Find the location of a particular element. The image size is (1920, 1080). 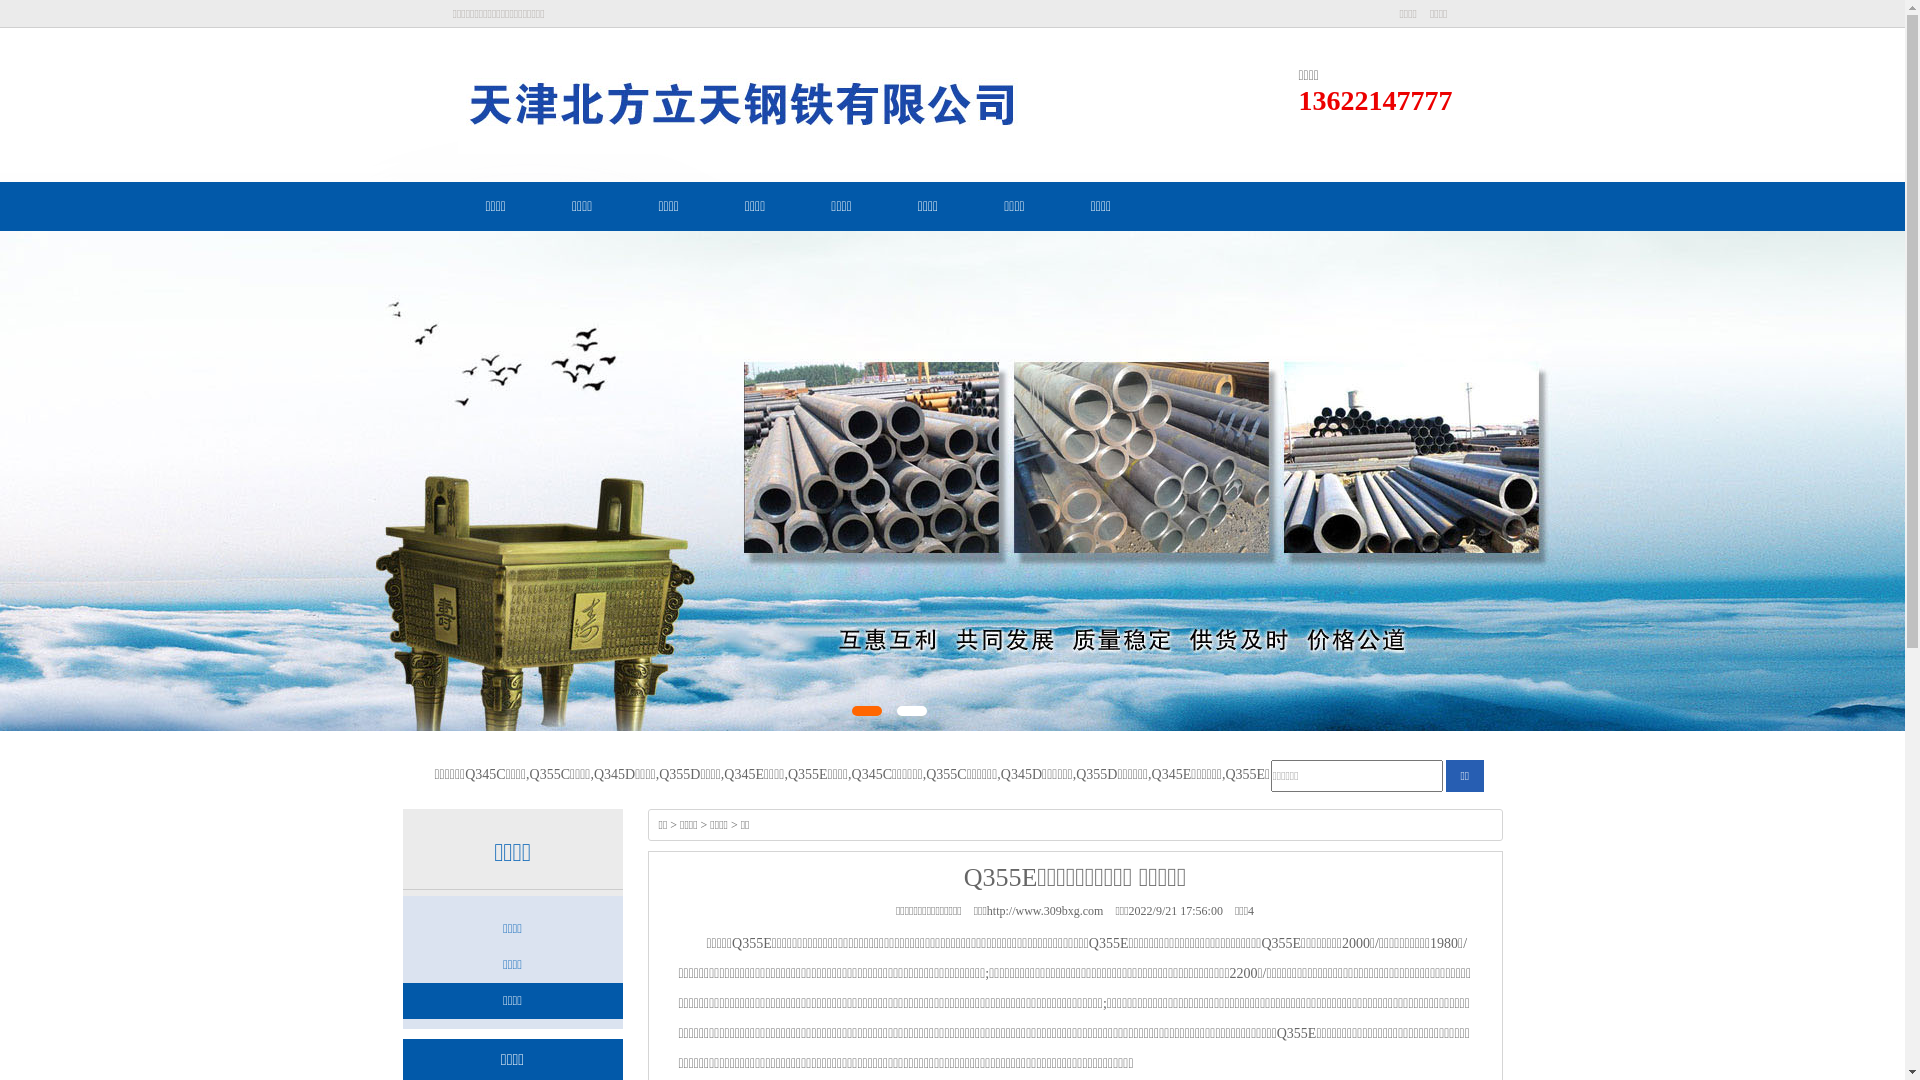

'2' is located at coordinates (911, 709).